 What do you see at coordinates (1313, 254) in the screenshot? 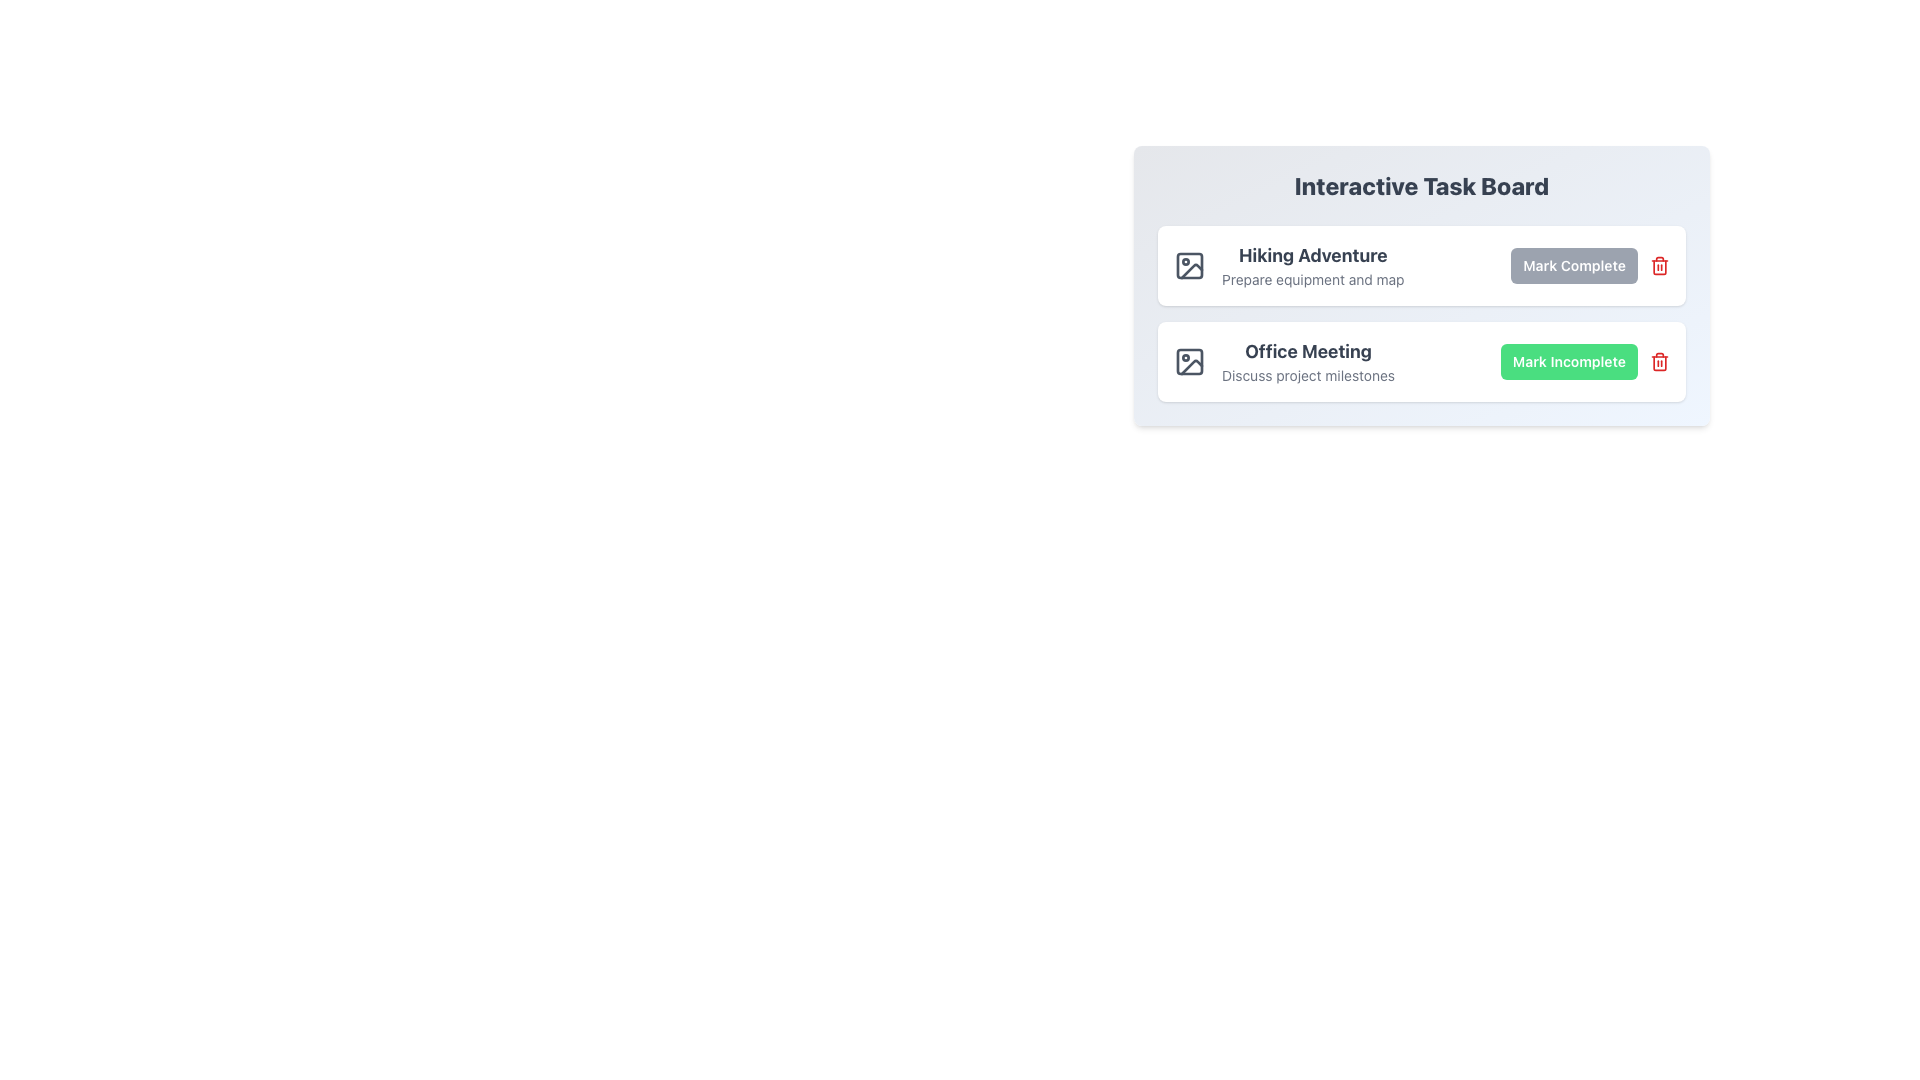
I see `the Text Label located at the top of the task card, which serves as the main title for a task or event` at bounding box center [1313, 254].